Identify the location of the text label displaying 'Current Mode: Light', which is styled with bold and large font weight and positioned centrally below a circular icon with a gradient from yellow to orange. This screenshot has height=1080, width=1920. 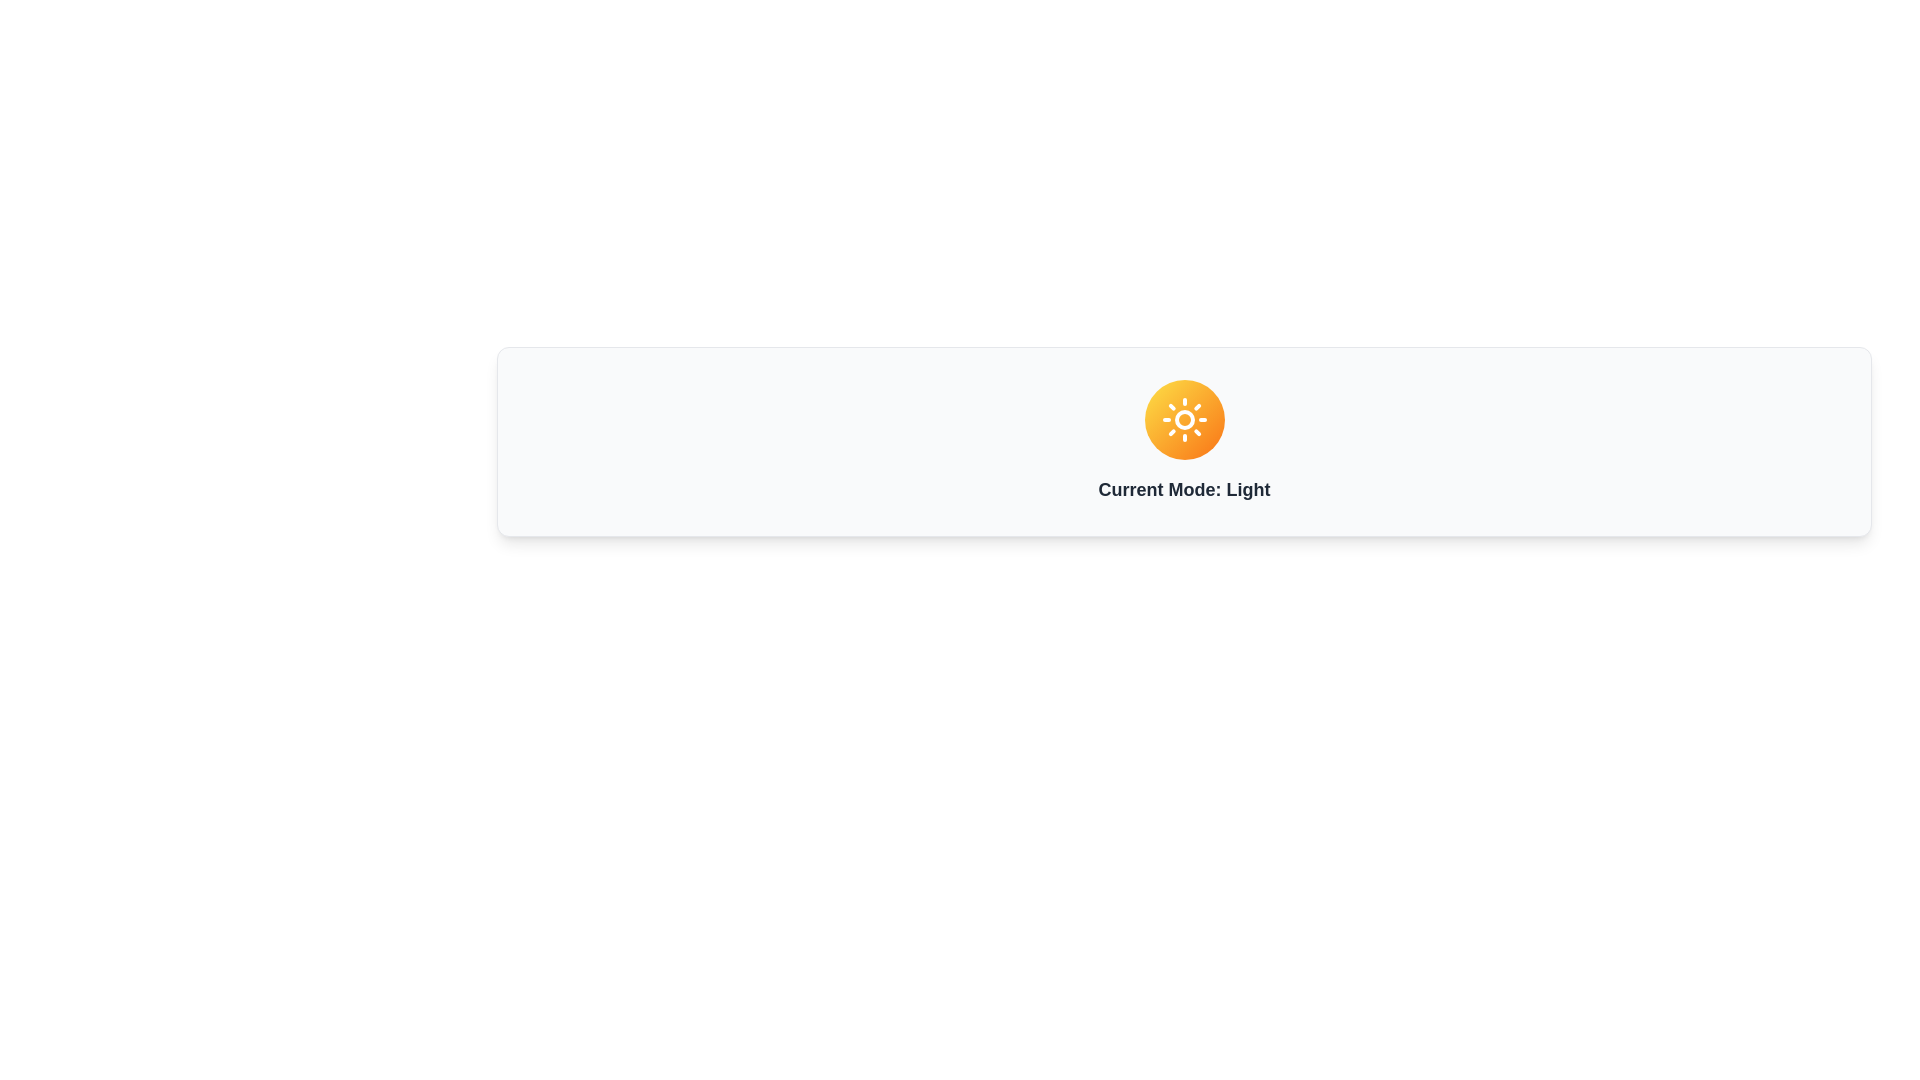
(1184, 489).